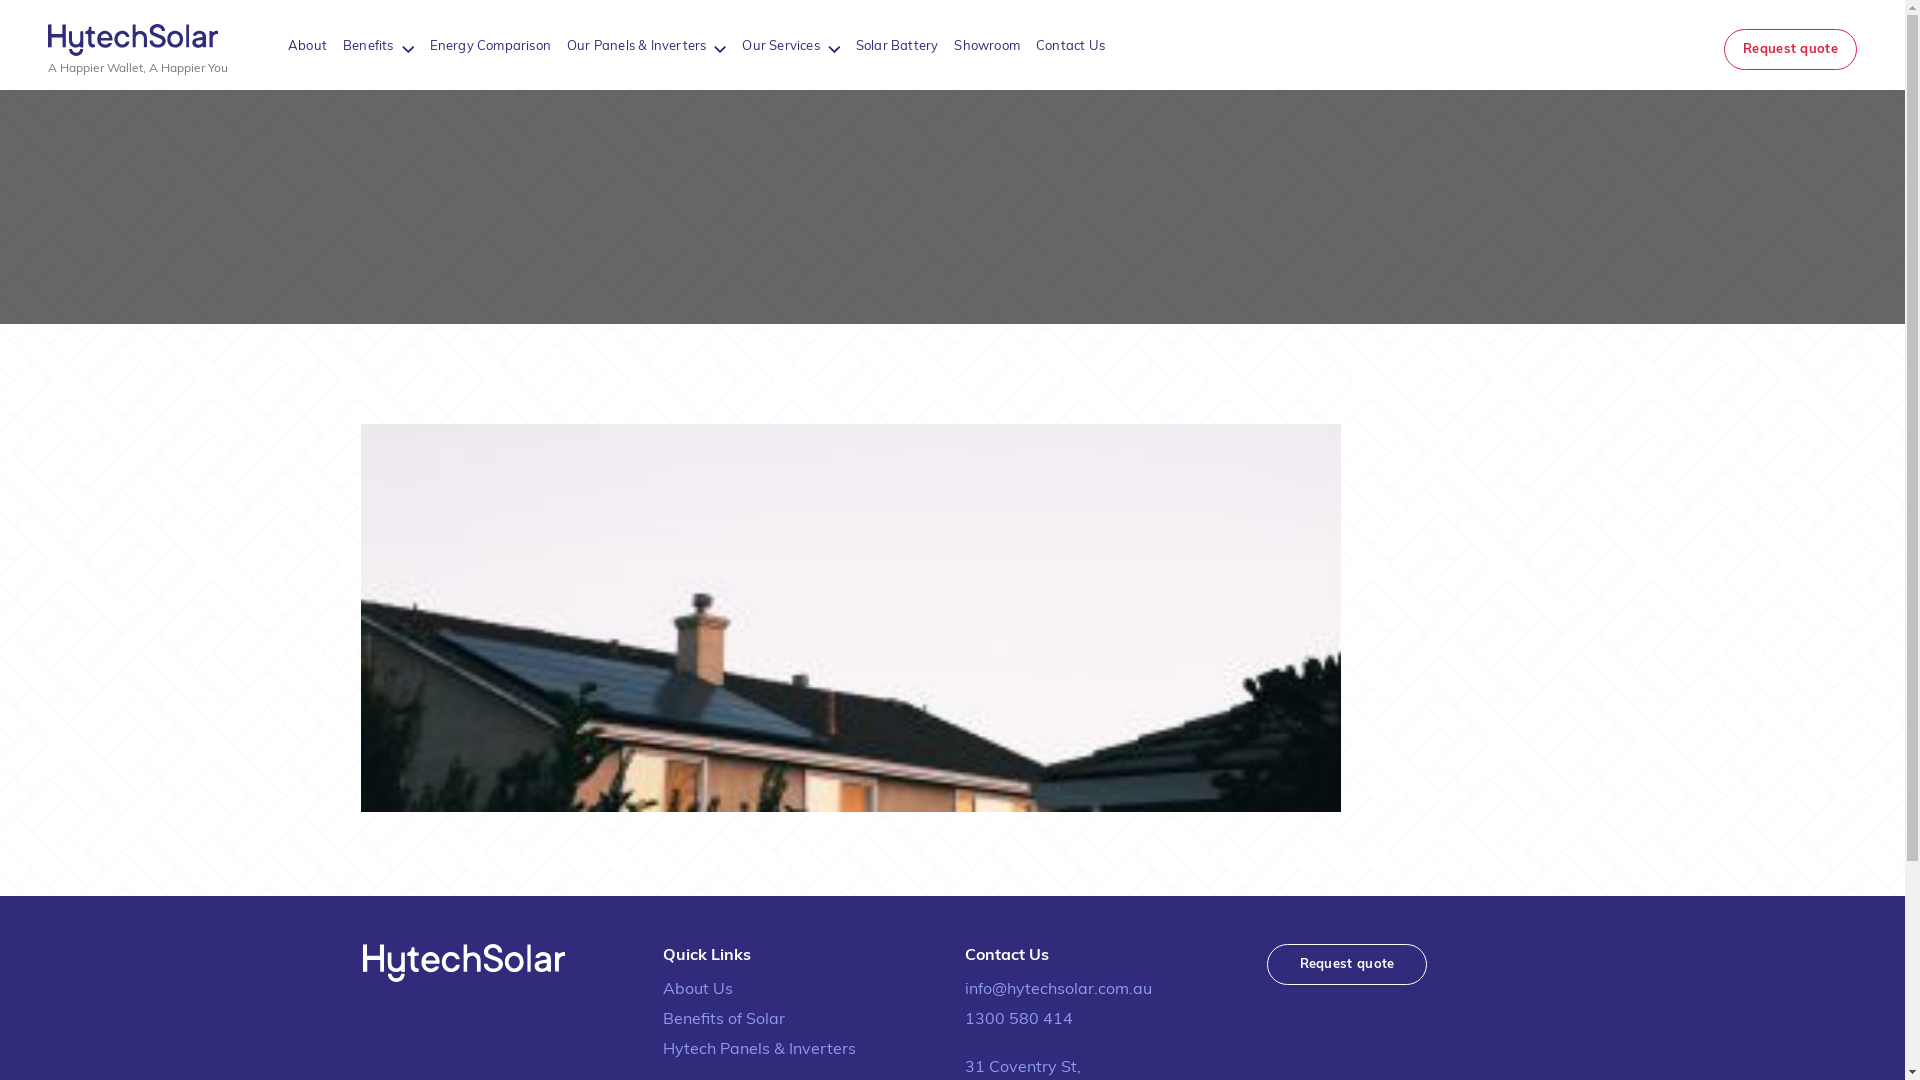  Describe the element at coordinates (490, 45) in the screenshot. I see `'Energy Comparison'` at that location.